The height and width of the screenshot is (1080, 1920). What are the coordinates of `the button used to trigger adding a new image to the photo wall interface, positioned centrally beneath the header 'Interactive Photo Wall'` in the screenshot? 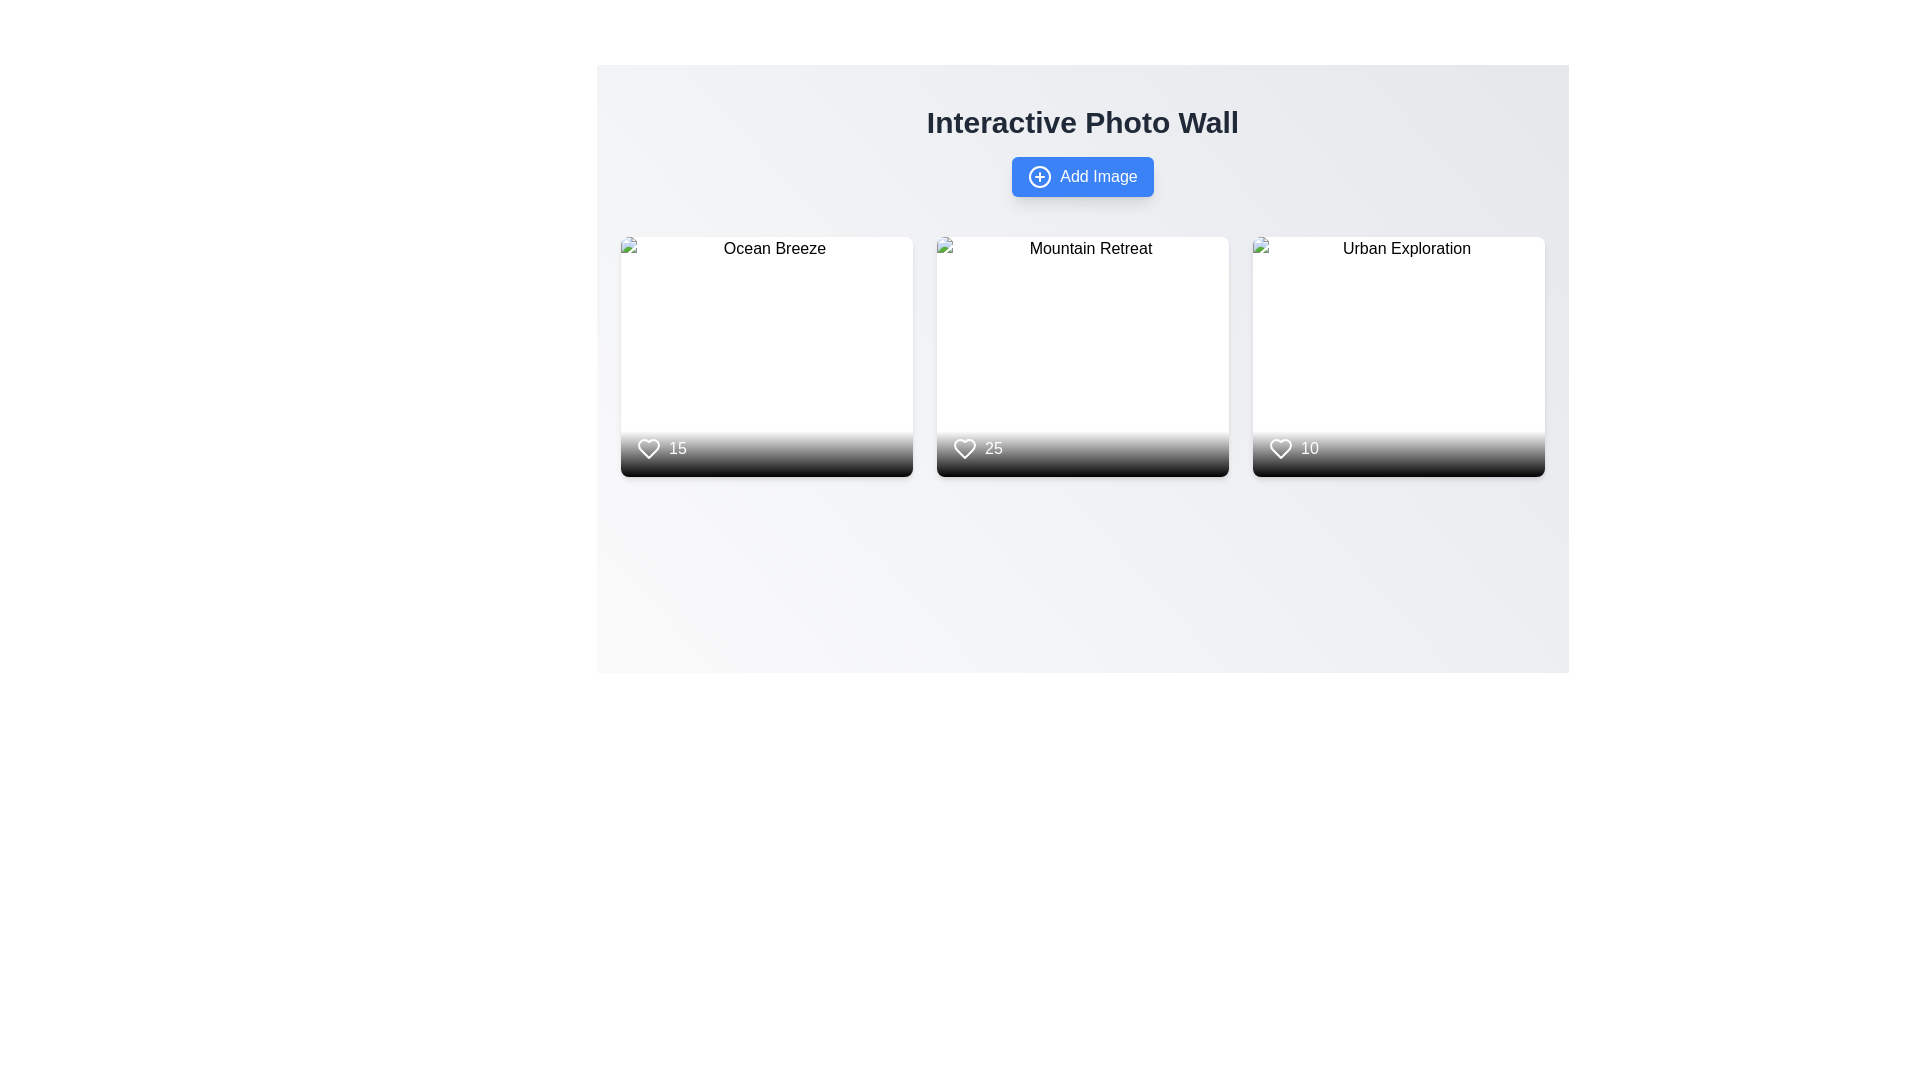 It's located at (1082, 176).